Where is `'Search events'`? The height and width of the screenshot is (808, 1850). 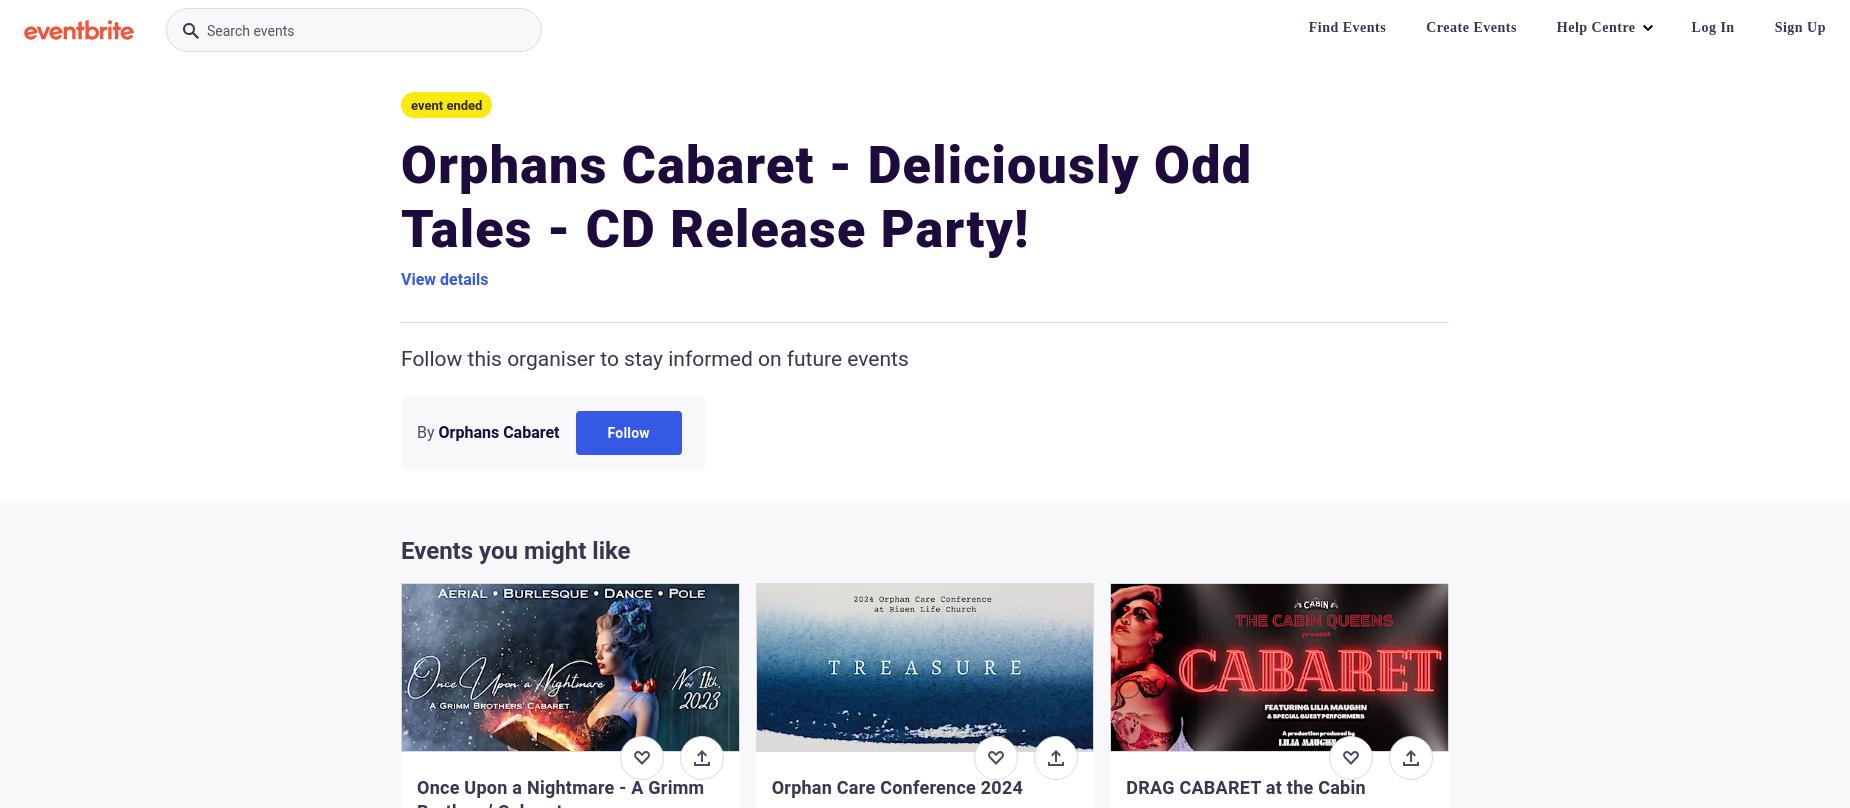
'Search events' is located at coordinates (249, 31).